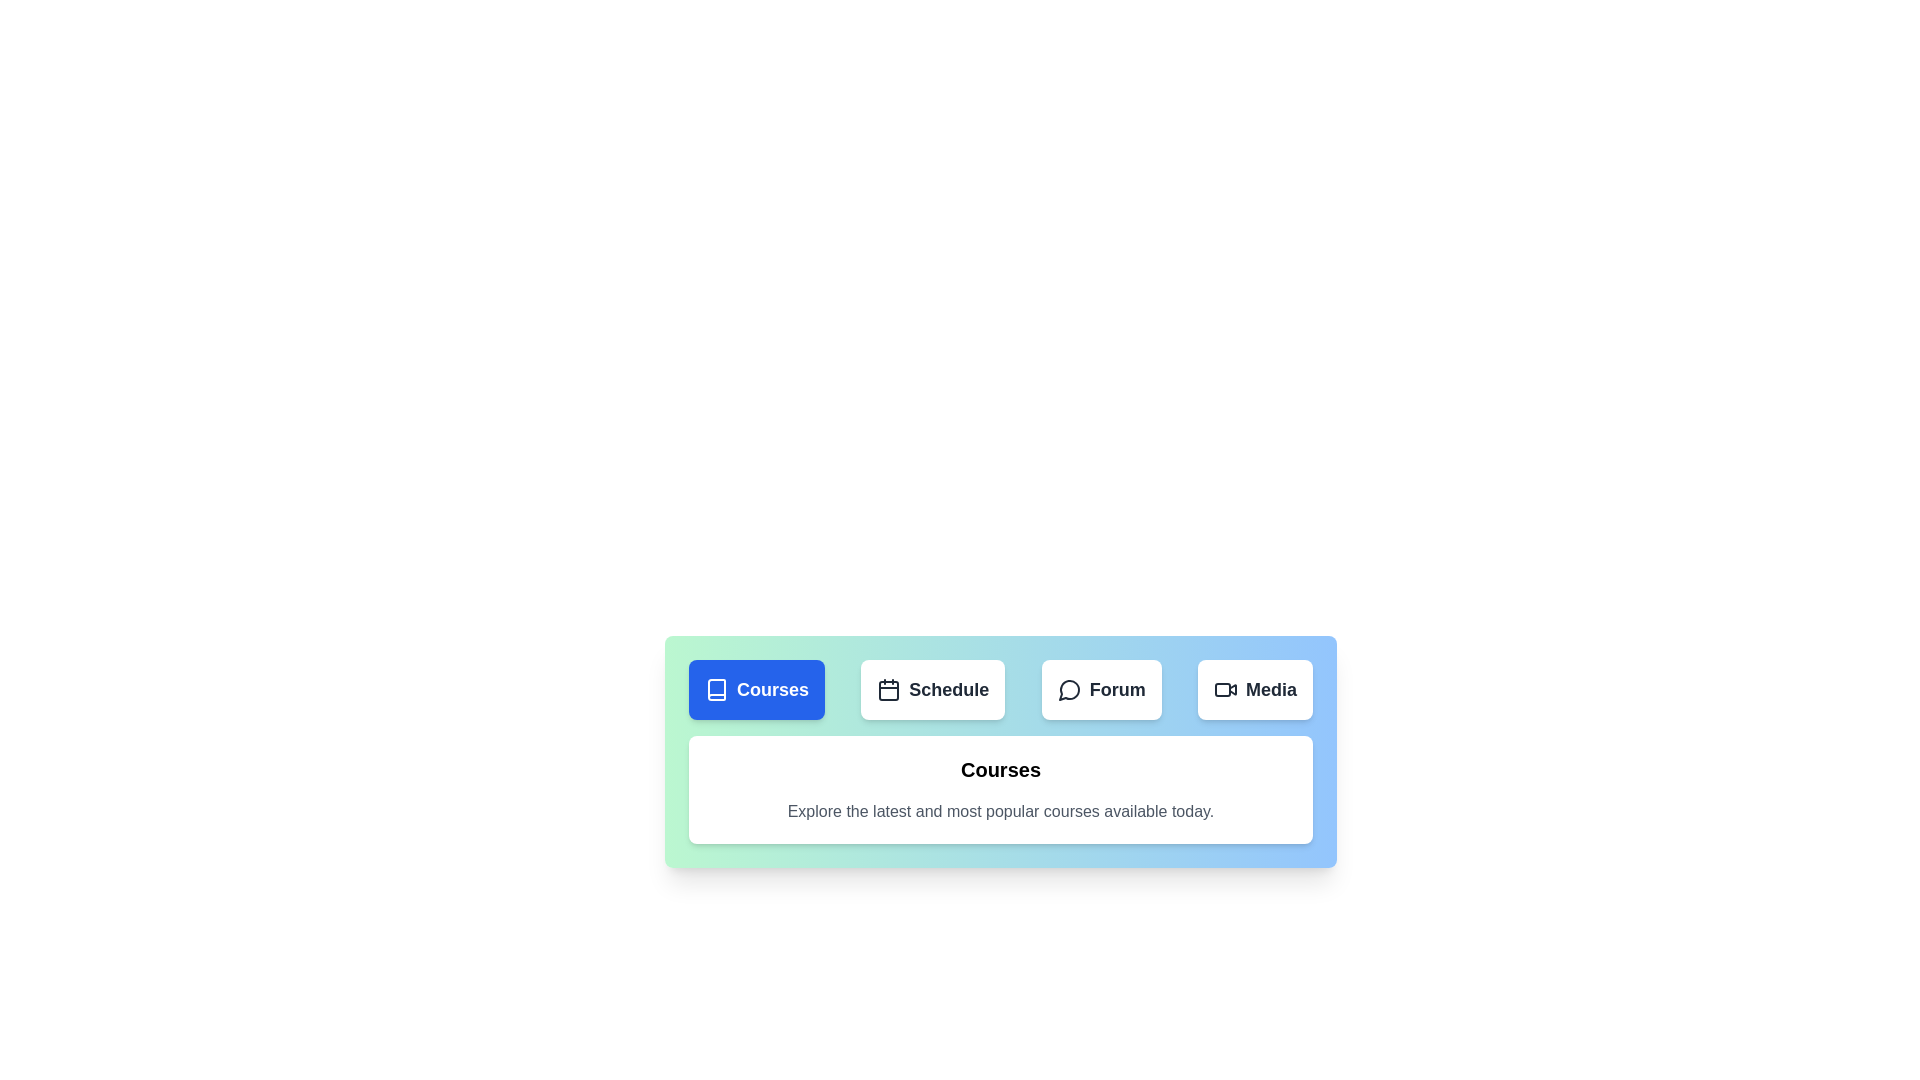 This screenshot has height=1080, width=1920. Describe the element at coordinates (1101, 689) in the screenshot. I see `the tab labeled Forum to view its content` at that location.